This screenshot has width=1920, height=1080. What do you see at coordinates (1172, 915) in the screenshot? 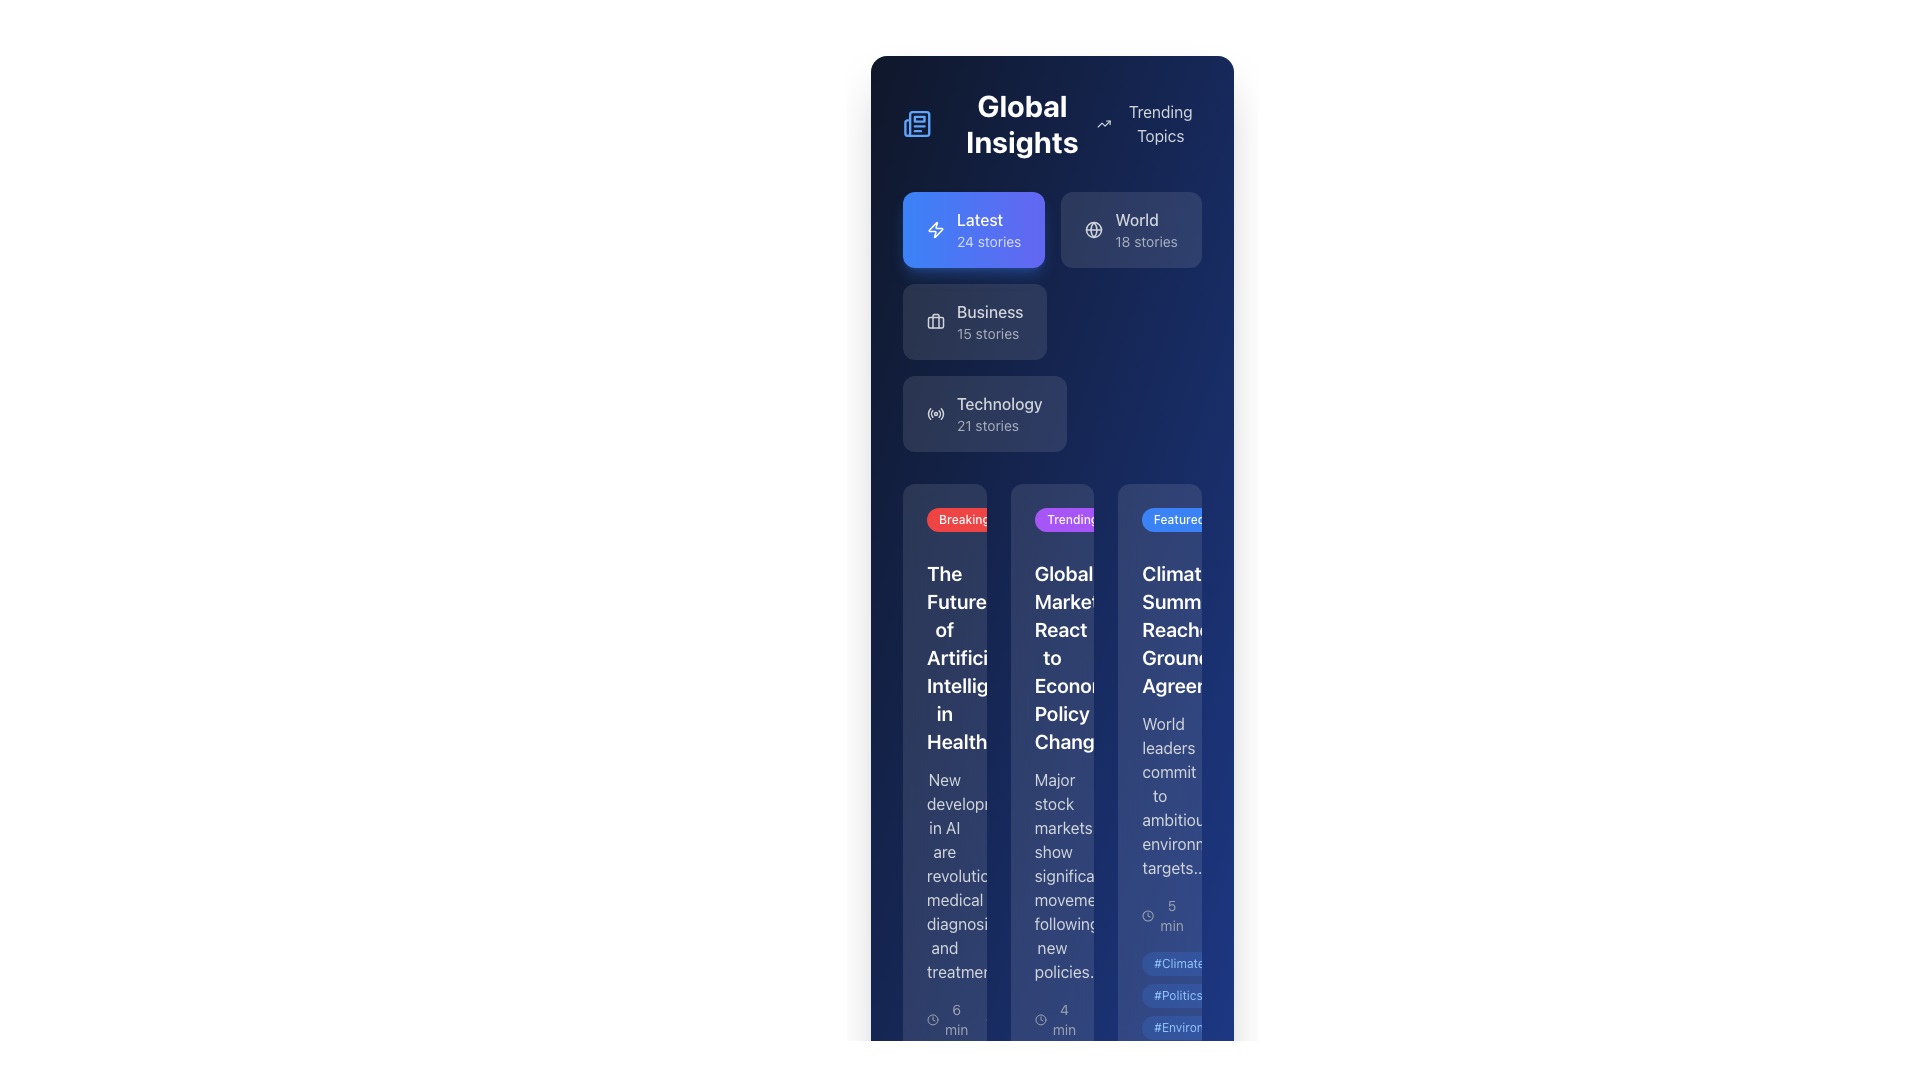
I see `the static text label displaying '5 min', which is styled in light gray font against a blue background, located in the bottom section of the third vertical column from the left under the 'Featured' label` at bounding box center [1172, 915].